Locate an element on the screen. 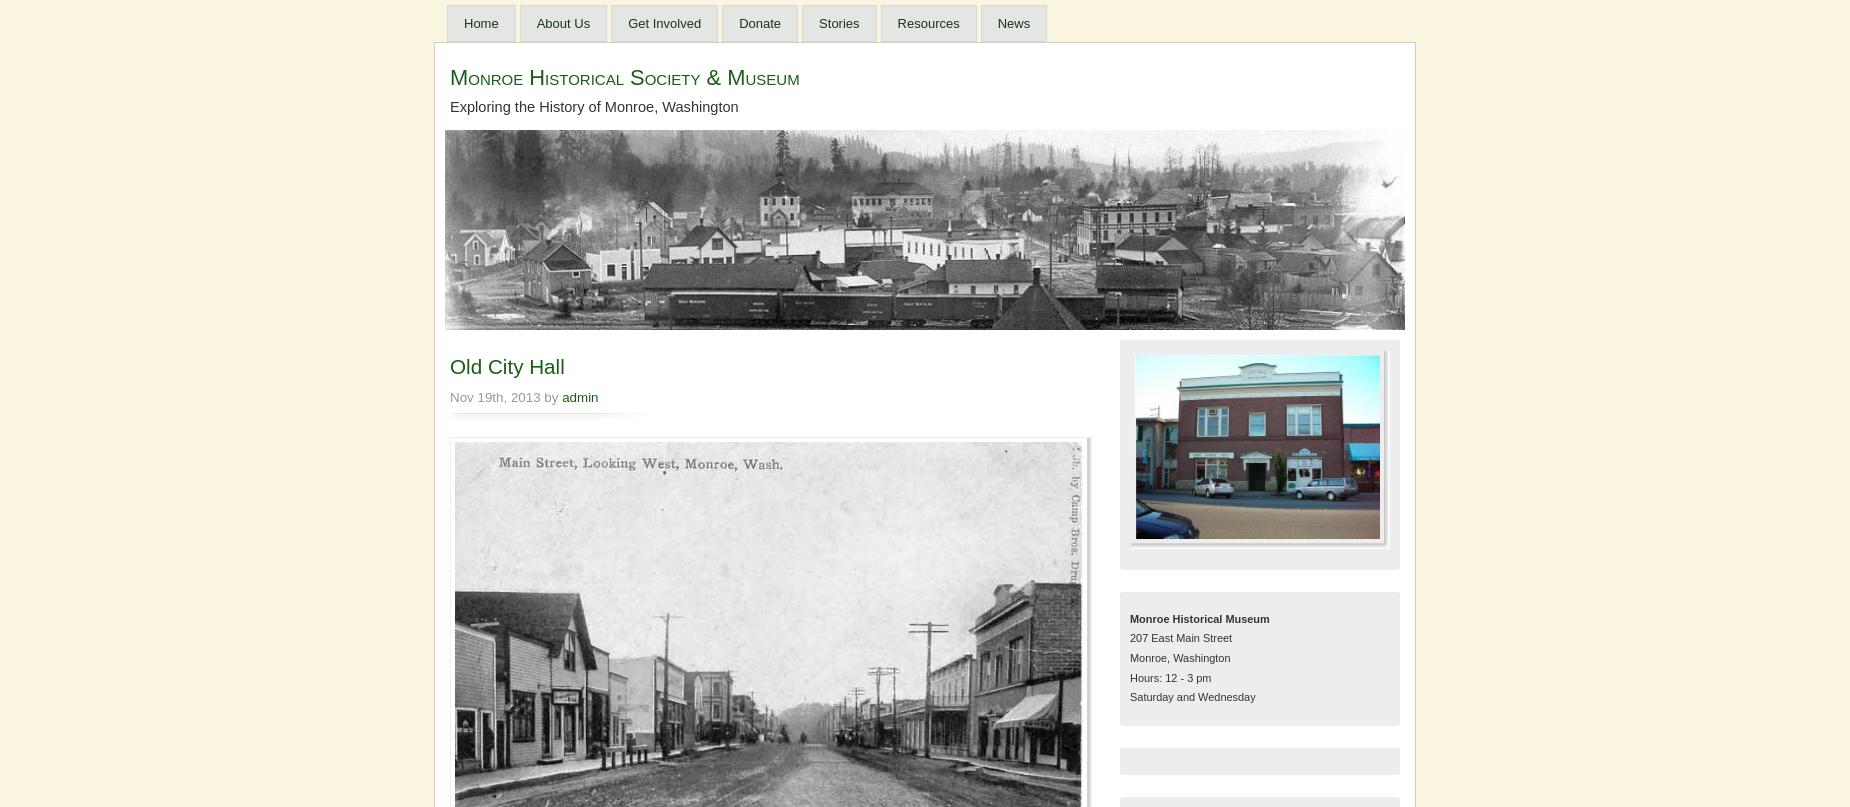 This screenshot has width=1850, height=807. 'Monroe, Washington' is located at coordinates (1128, 656).